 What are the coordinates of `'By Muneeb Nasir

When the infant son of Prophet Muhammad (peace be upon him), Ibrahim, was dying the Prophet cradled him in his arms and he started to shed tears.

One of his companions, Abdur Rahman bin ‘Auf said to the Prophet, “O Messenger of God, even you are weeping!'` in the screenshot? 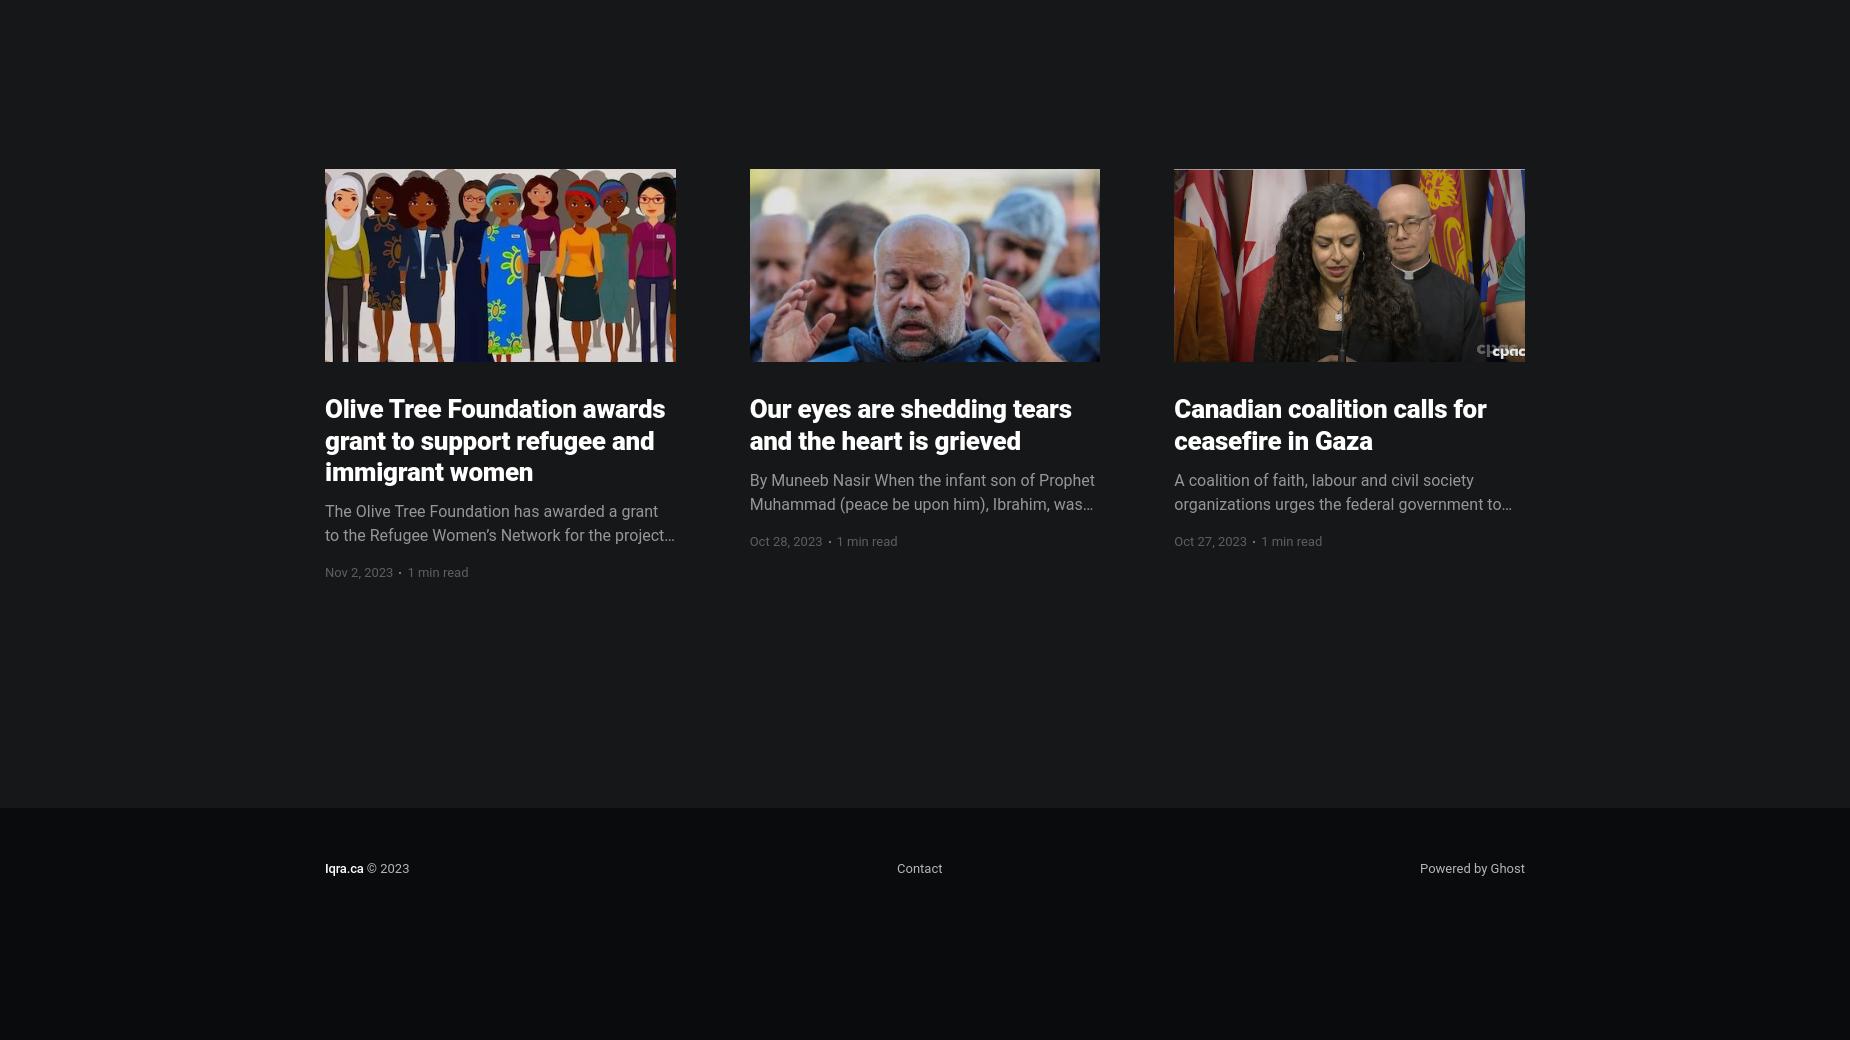 It's located at (922, 538).